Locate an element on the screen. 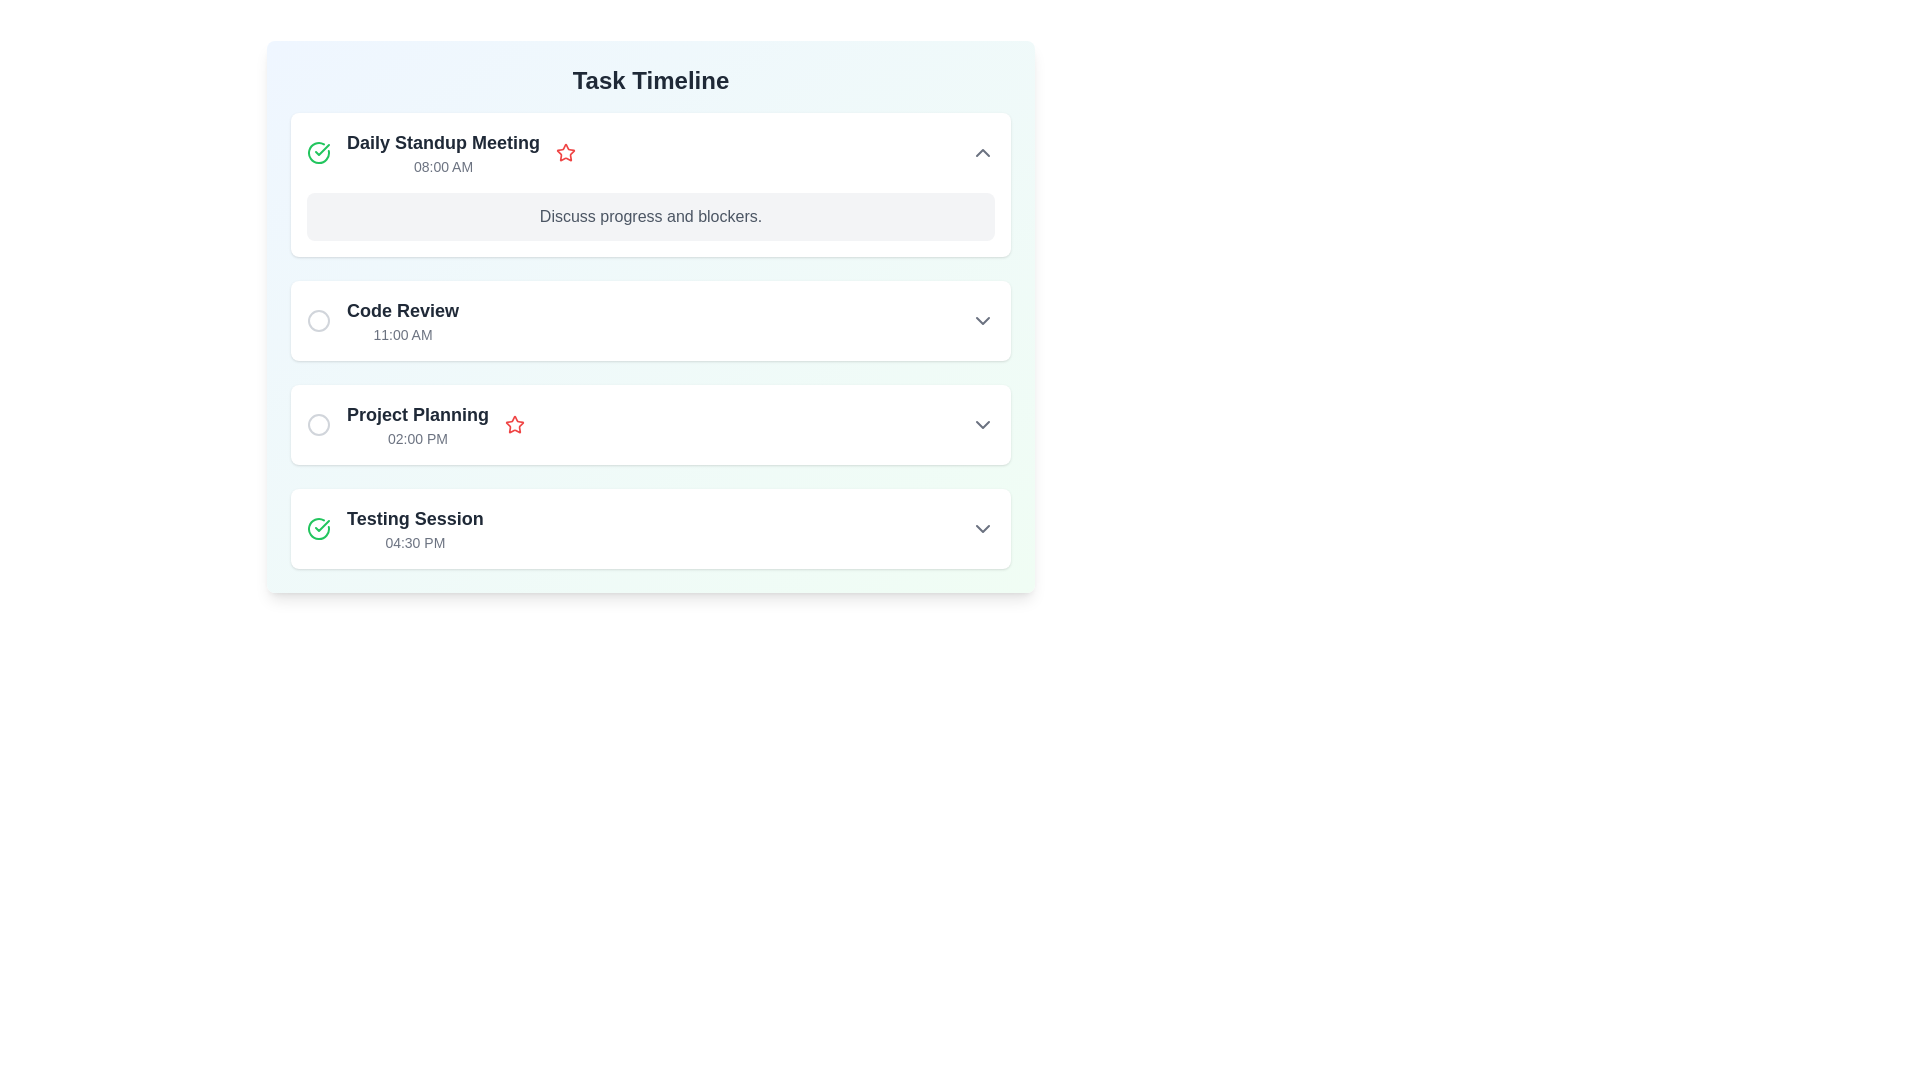 The height and width of the screenshot is (1080, 1920). text of the 'Project Planning' task entry label, which is centered above the smaller text '02:00 PM' in the task timeline interface is located at coordinates (416, 414).